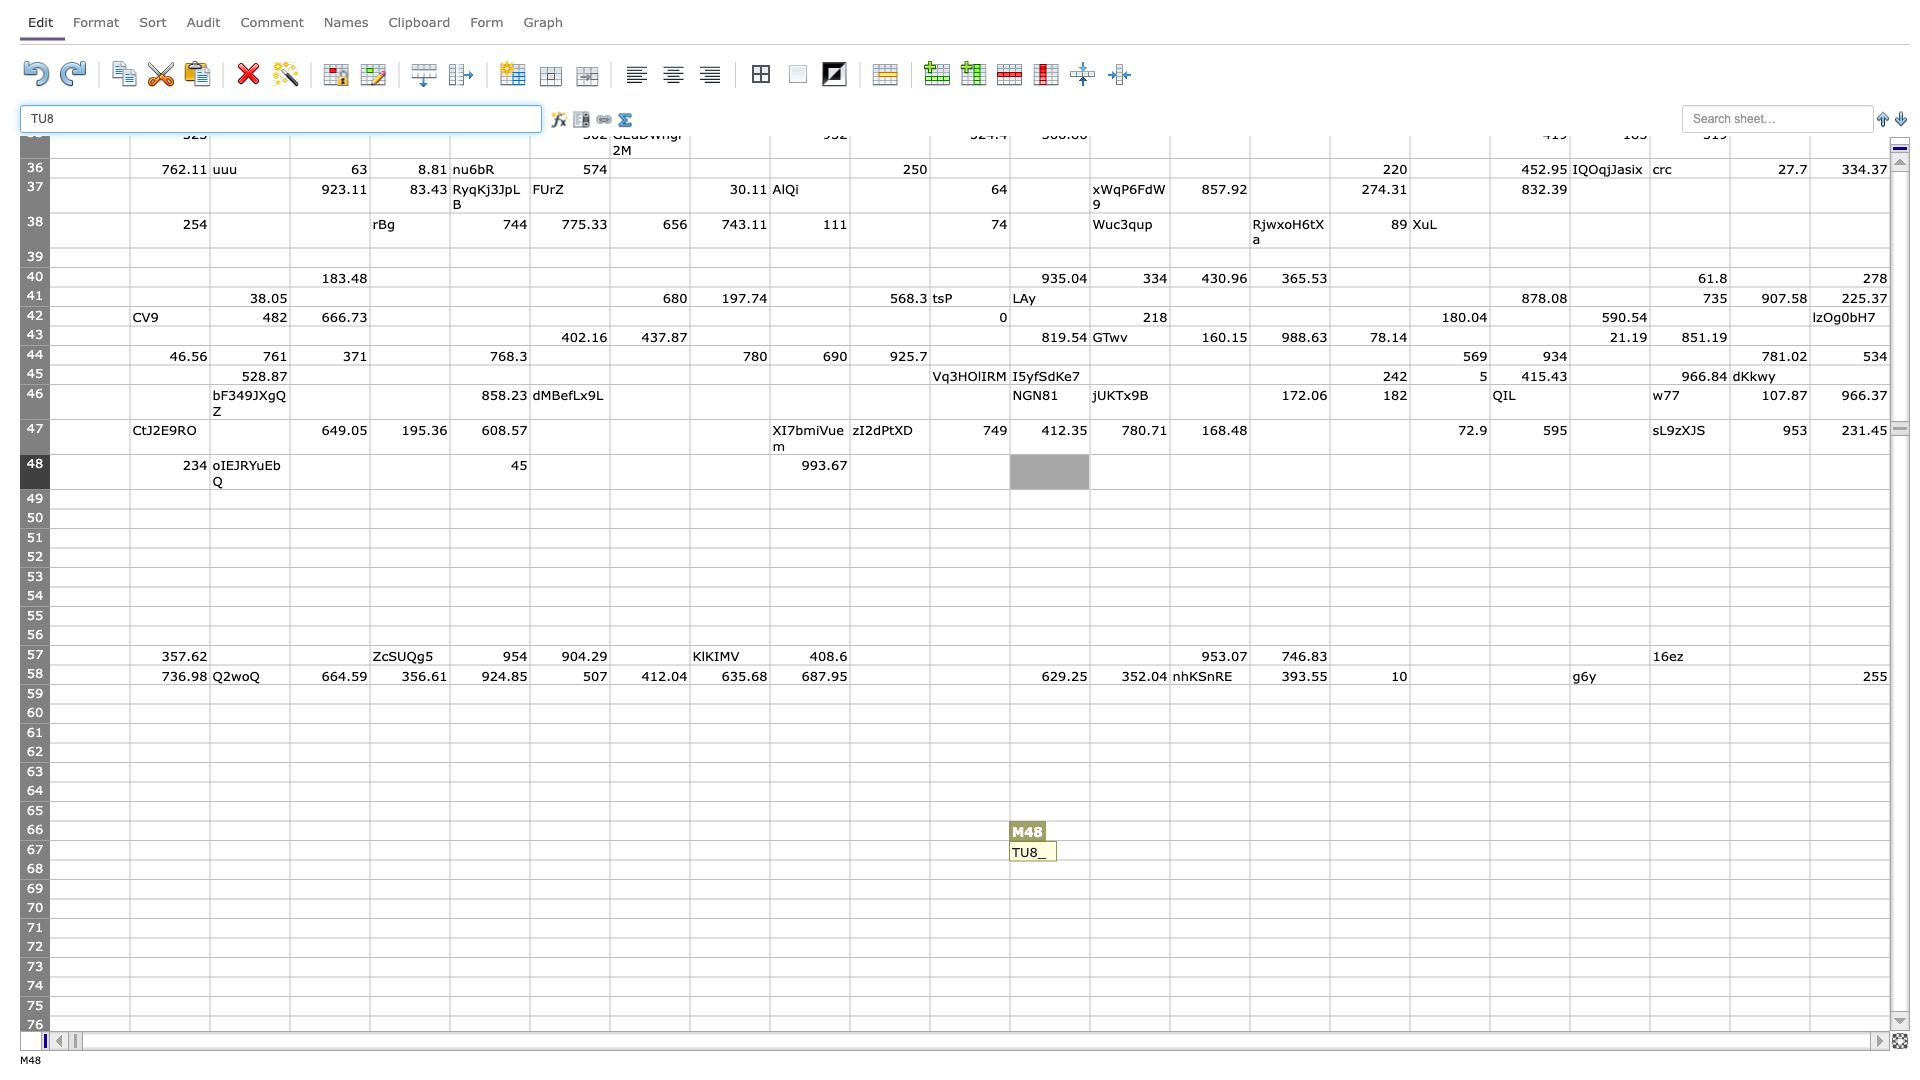 This screenshot has width=1920, height=1080. What do you see at coordinates (1170, 878) in the screenshot?
I see `Bottom right corner of N-68` at bounding box center [1170, 878].